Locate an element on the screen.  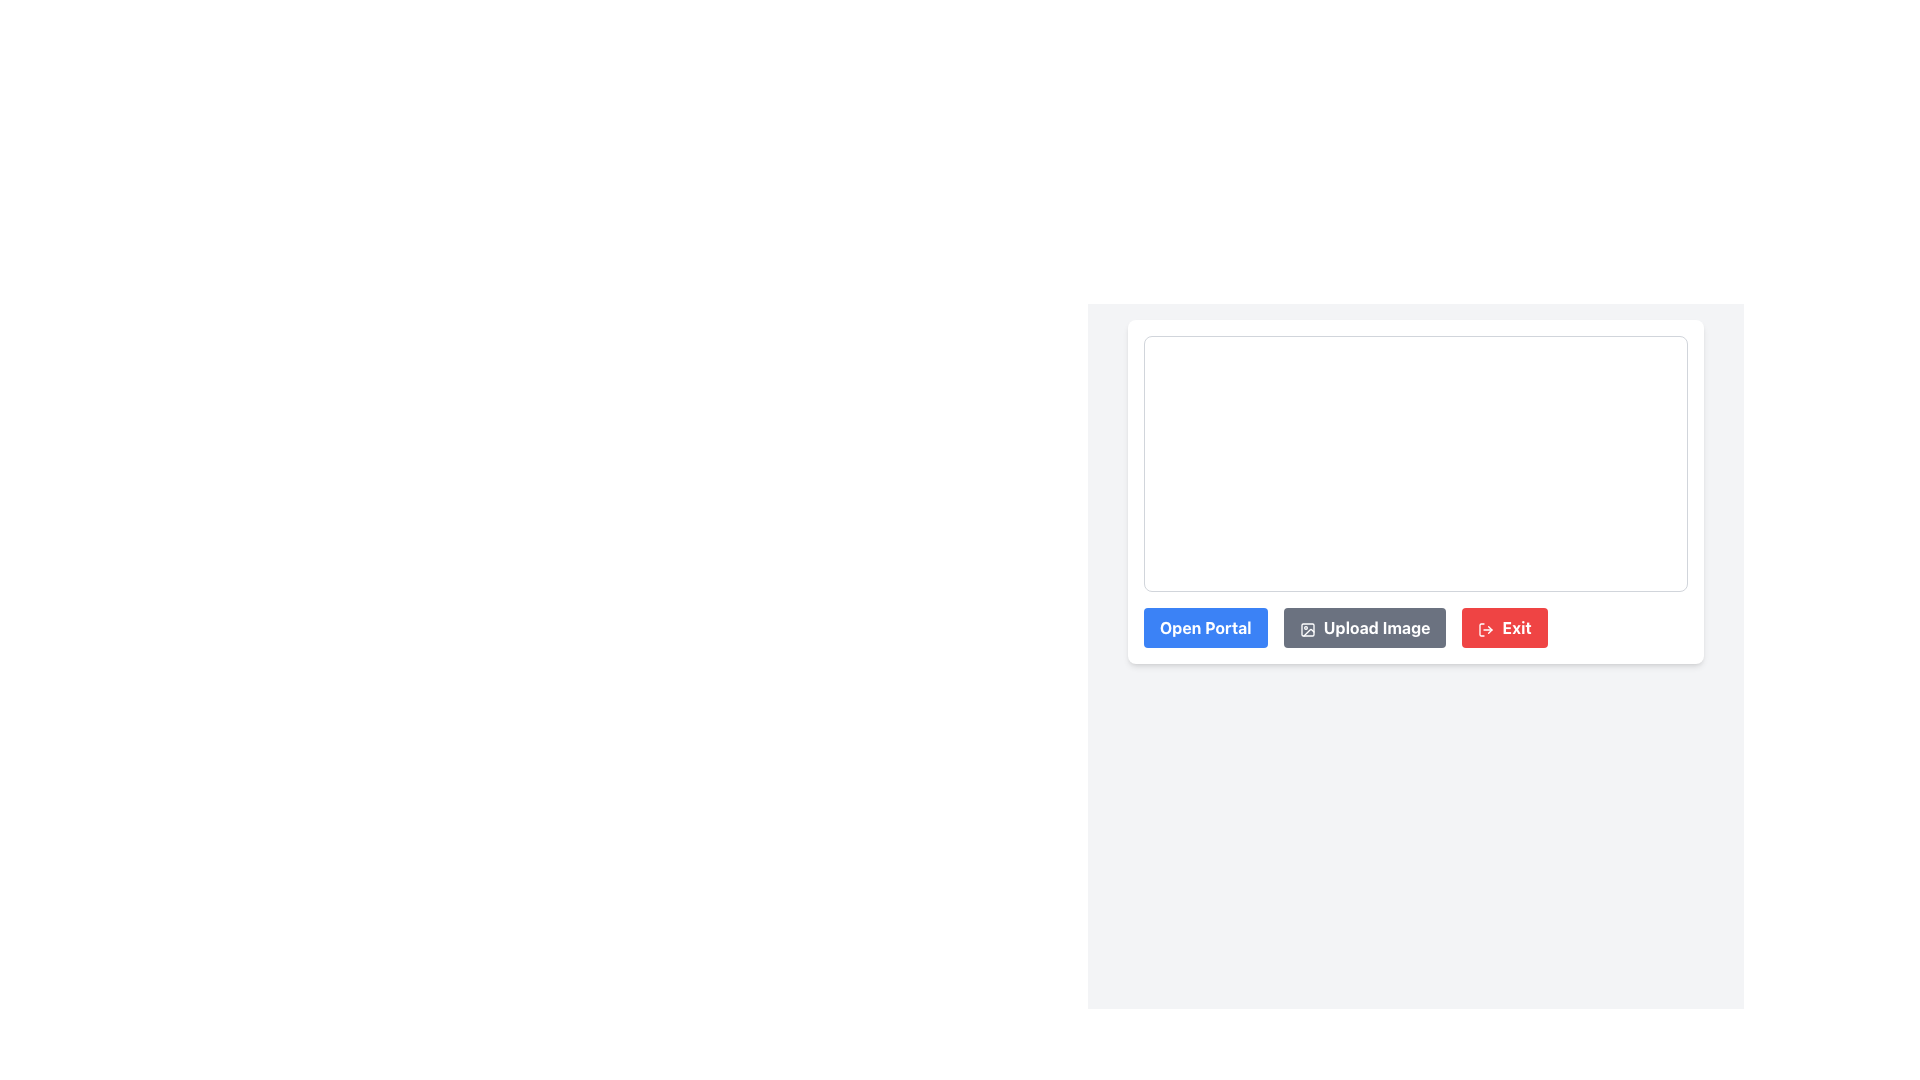
the small icon resembling a simplified depiction of an image, located to the left of the 'Upload Image' button text is located at coordinates (1307, 628).